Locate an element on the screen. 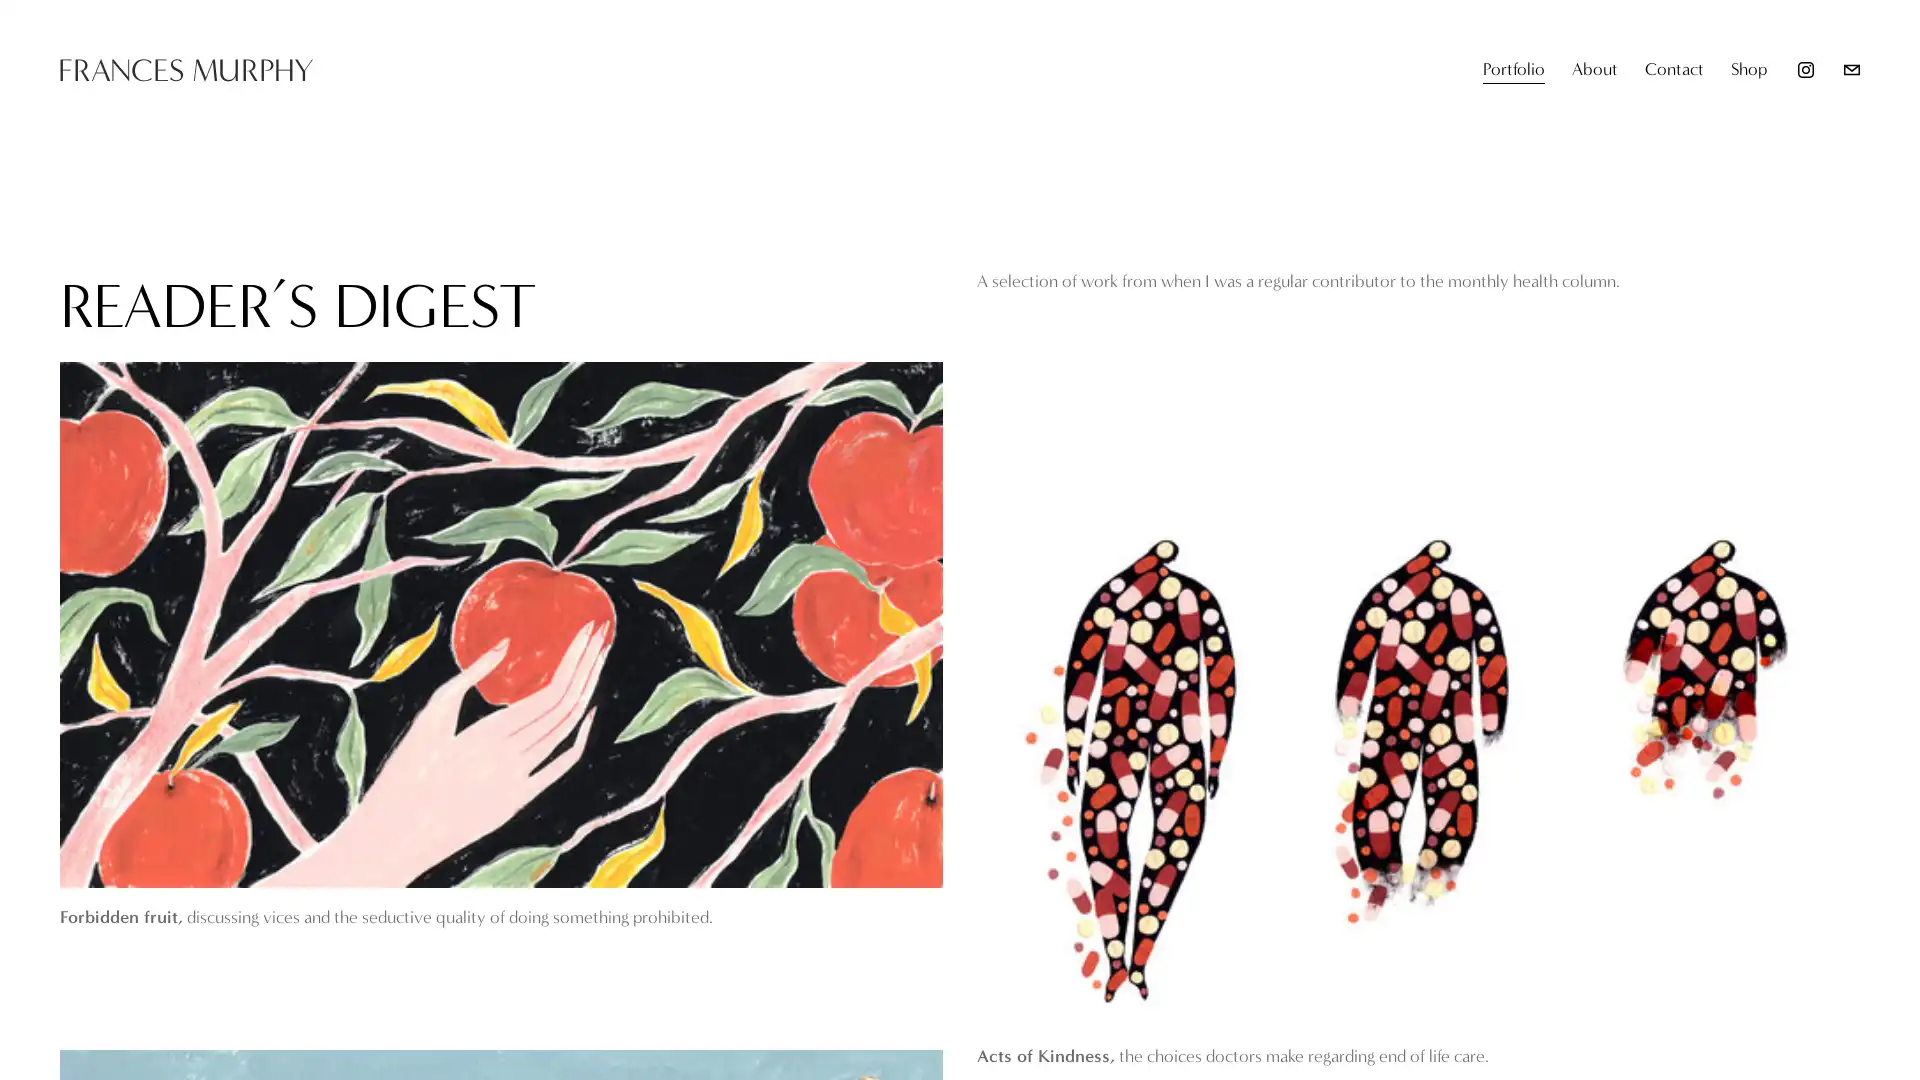  View fullsize Acts of Kindness, the choices doctors make regarding end of life care. is located at coordinates (1417, 761).